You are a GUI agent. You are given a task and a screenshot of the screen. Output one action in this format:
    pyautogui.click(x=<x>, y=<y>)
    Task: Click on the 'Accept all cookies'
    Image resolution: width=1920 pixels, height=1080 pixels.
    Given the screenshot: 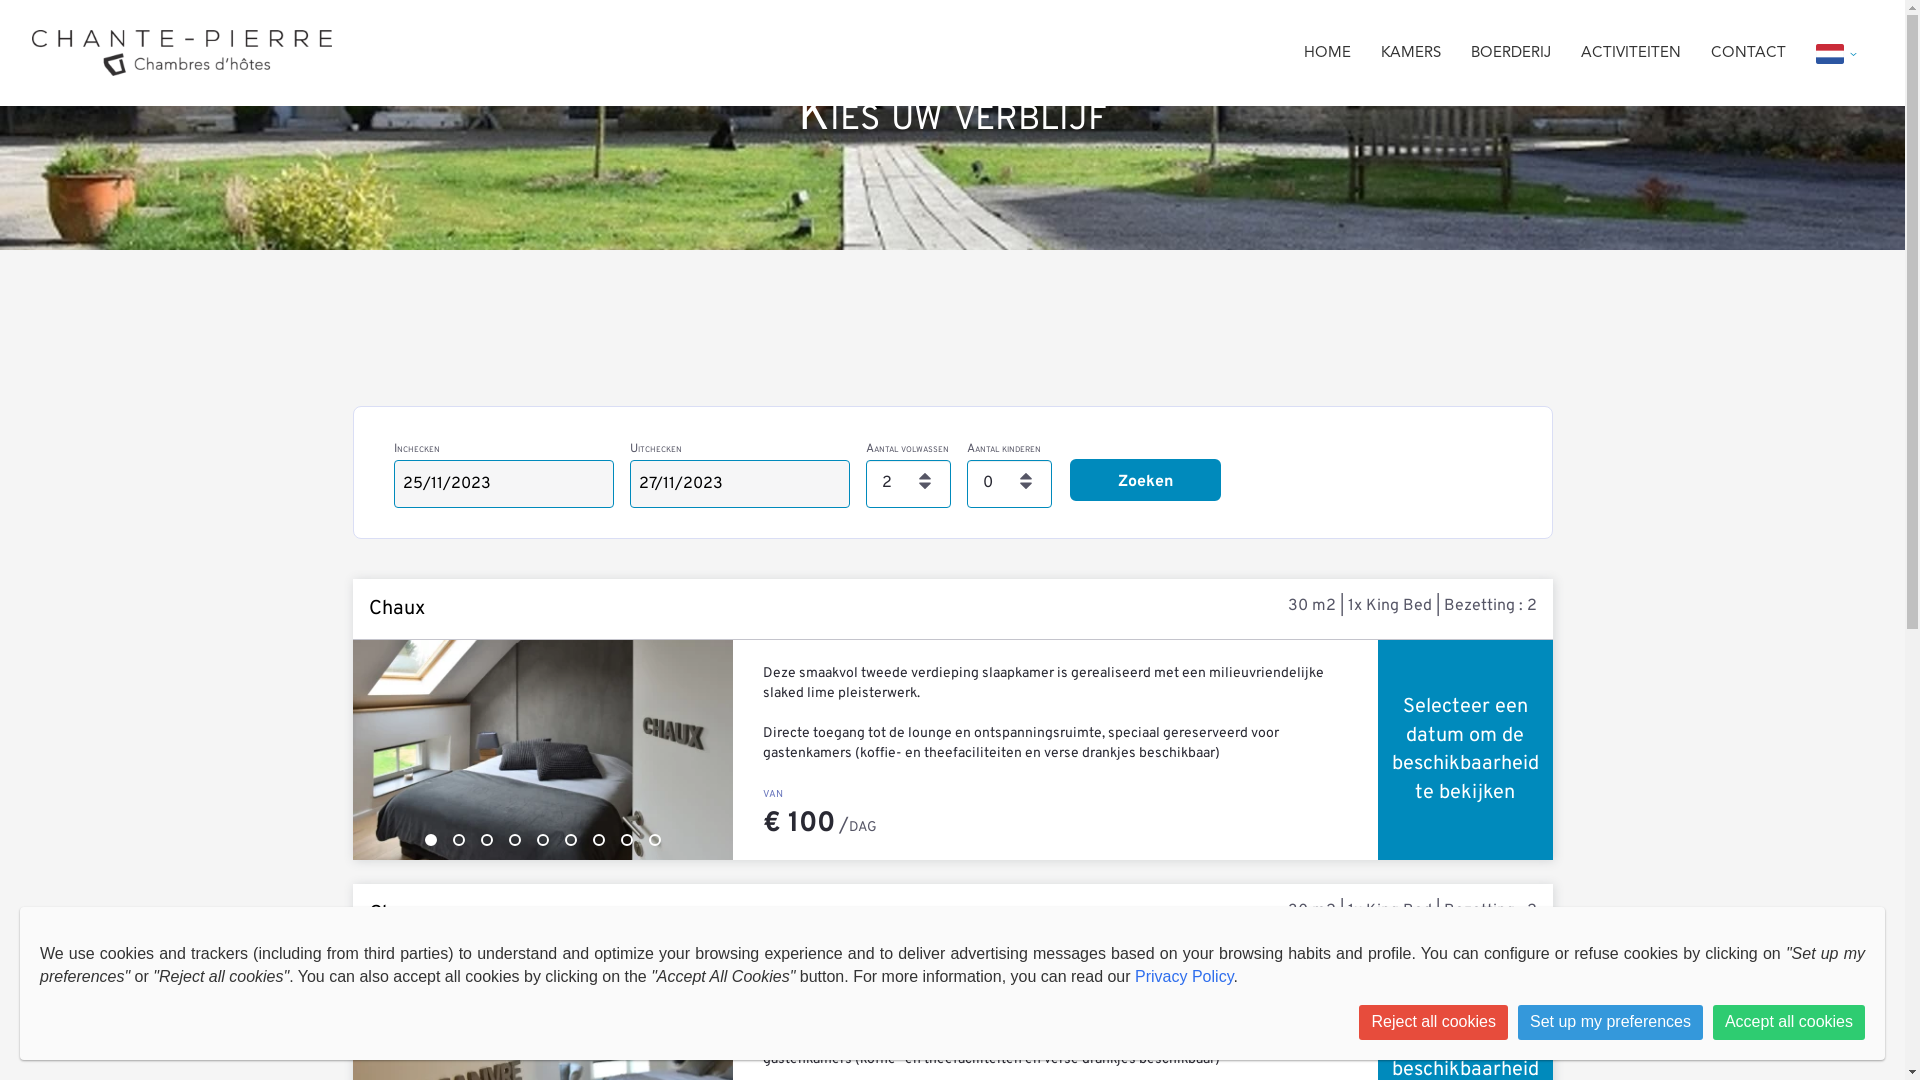 What is the action you would take?
    pyautogui.click(x=1789, y=1022)
    